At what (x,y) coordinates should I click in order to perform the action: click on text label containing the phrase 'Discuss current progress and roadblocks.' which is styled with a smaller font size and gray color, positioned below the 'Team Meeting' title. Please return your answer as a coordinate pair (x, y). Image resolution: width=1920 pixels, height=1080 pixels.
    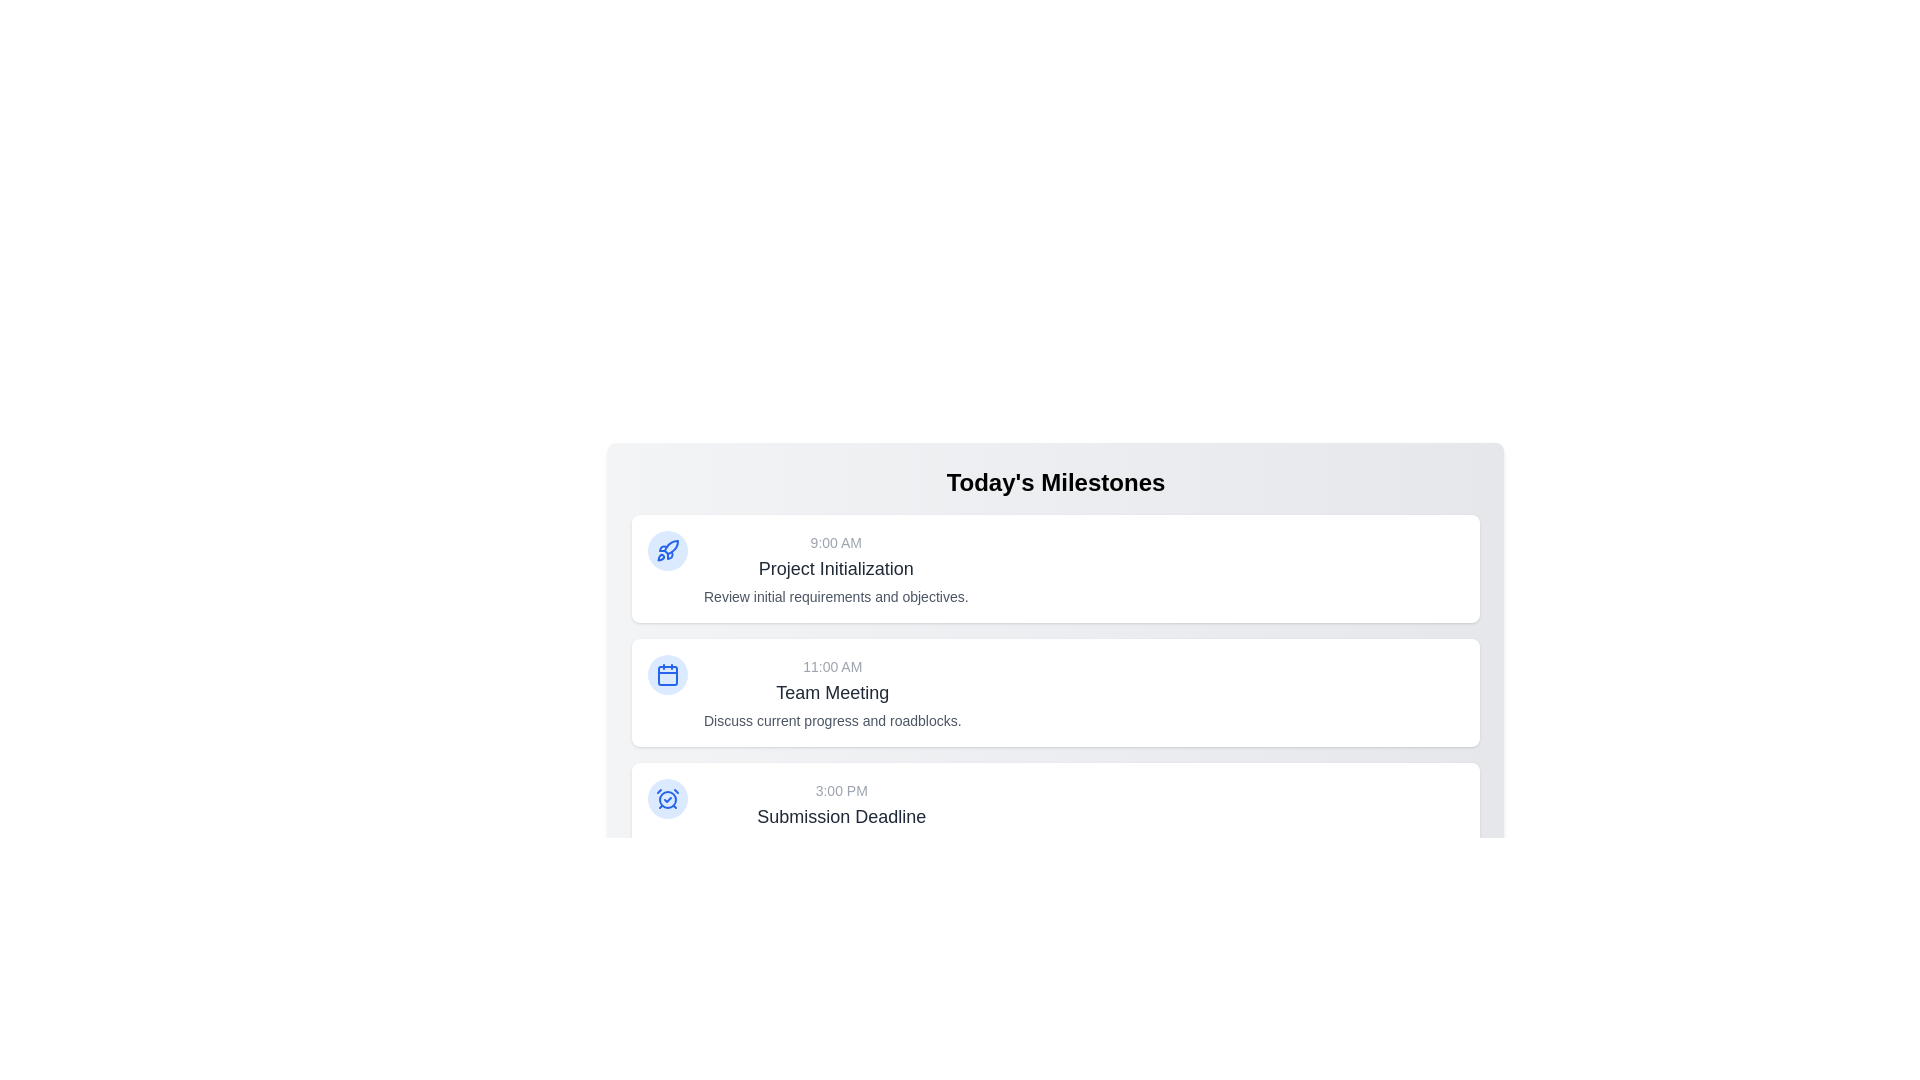
    Looking at the image, I should click on (832, 721).